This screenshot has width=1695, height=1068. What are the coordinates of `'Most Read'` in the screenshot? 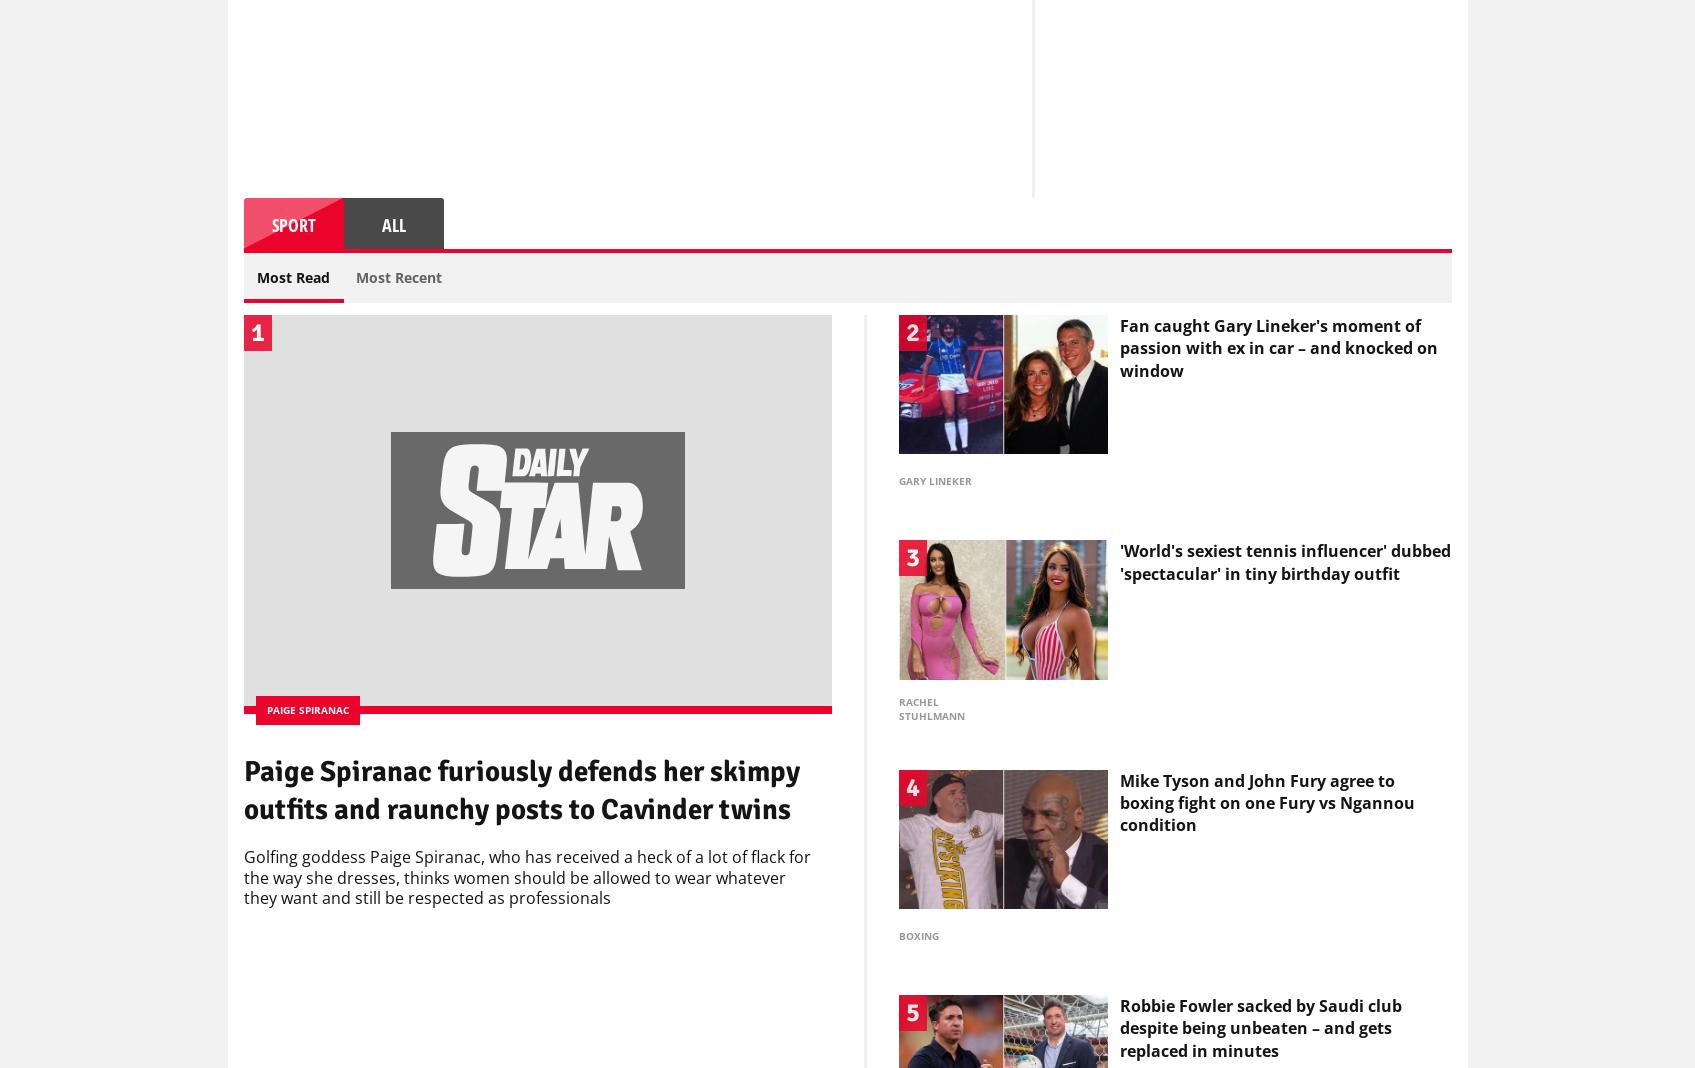 It's located at (293, 281).